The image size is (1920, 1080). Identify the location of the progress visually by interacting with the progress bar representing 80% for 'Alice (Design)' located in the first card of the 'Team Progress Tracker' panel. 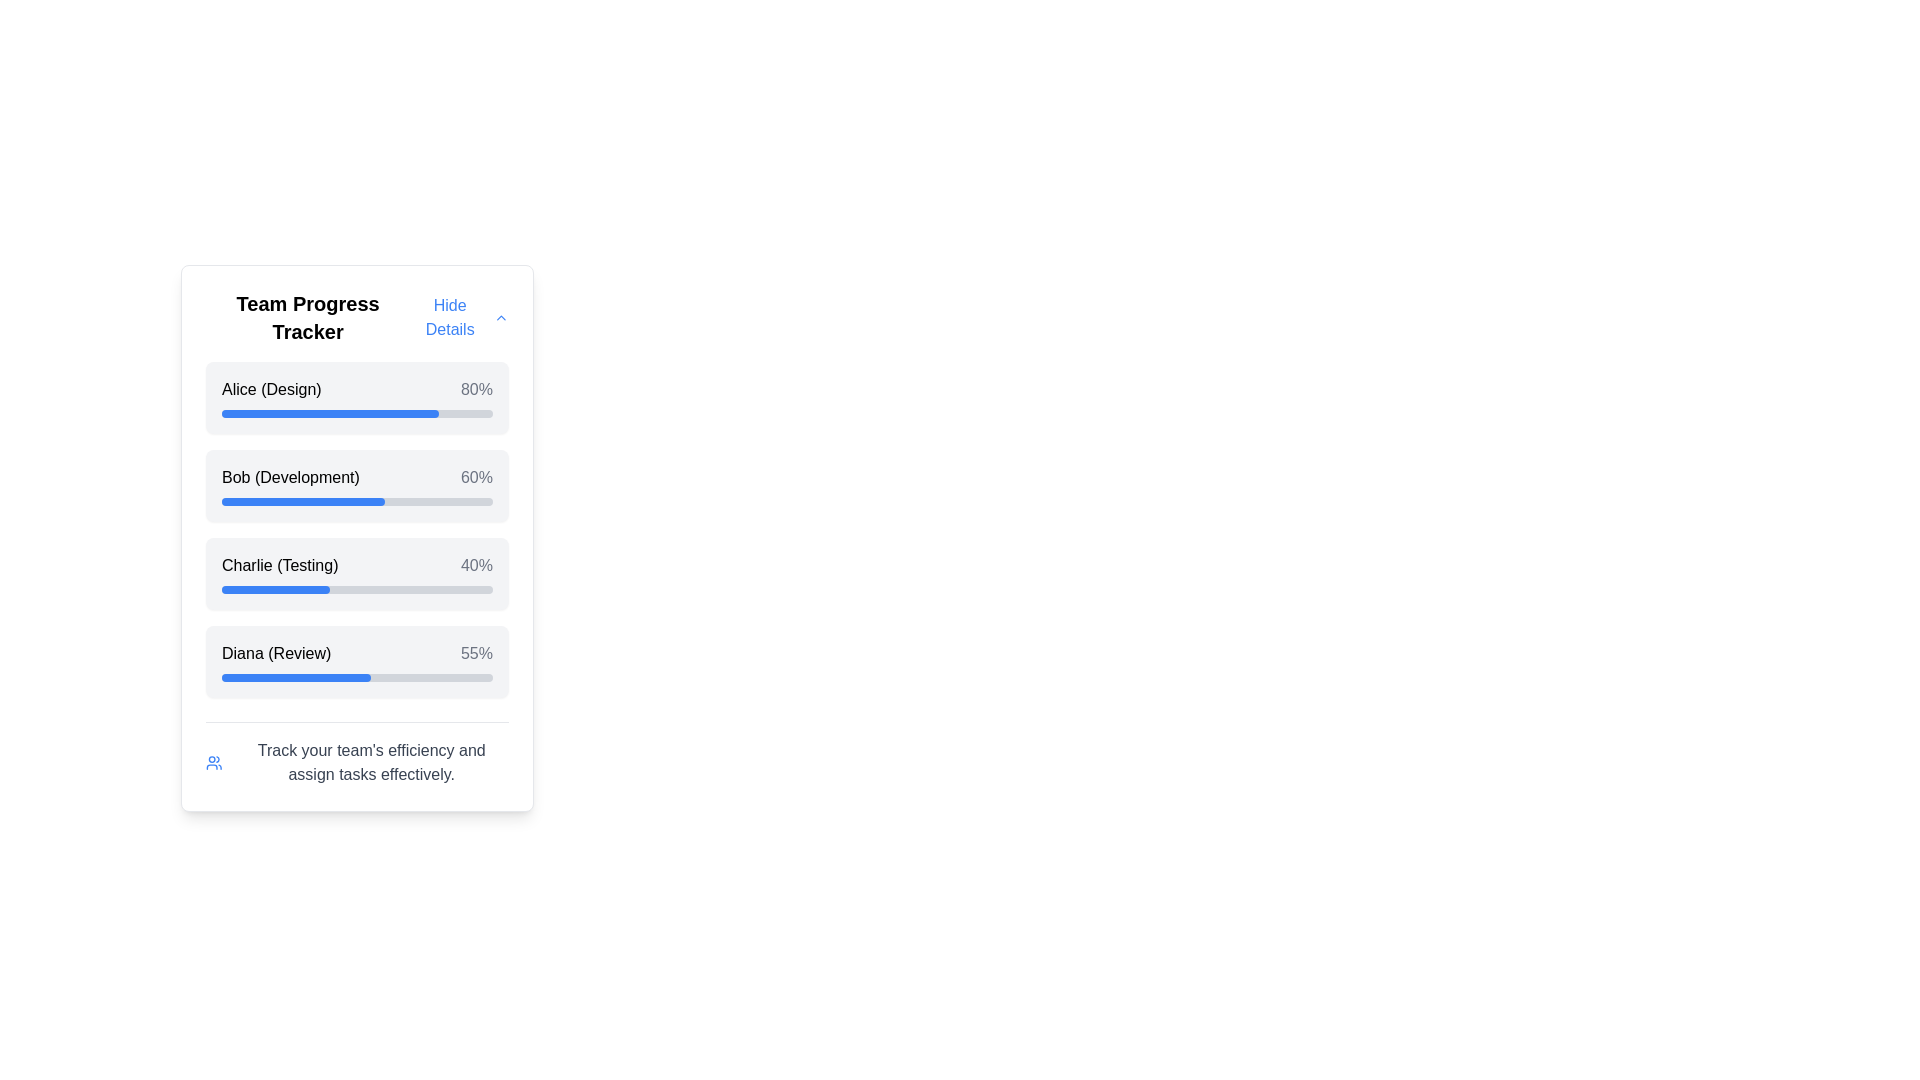
(357, 412).